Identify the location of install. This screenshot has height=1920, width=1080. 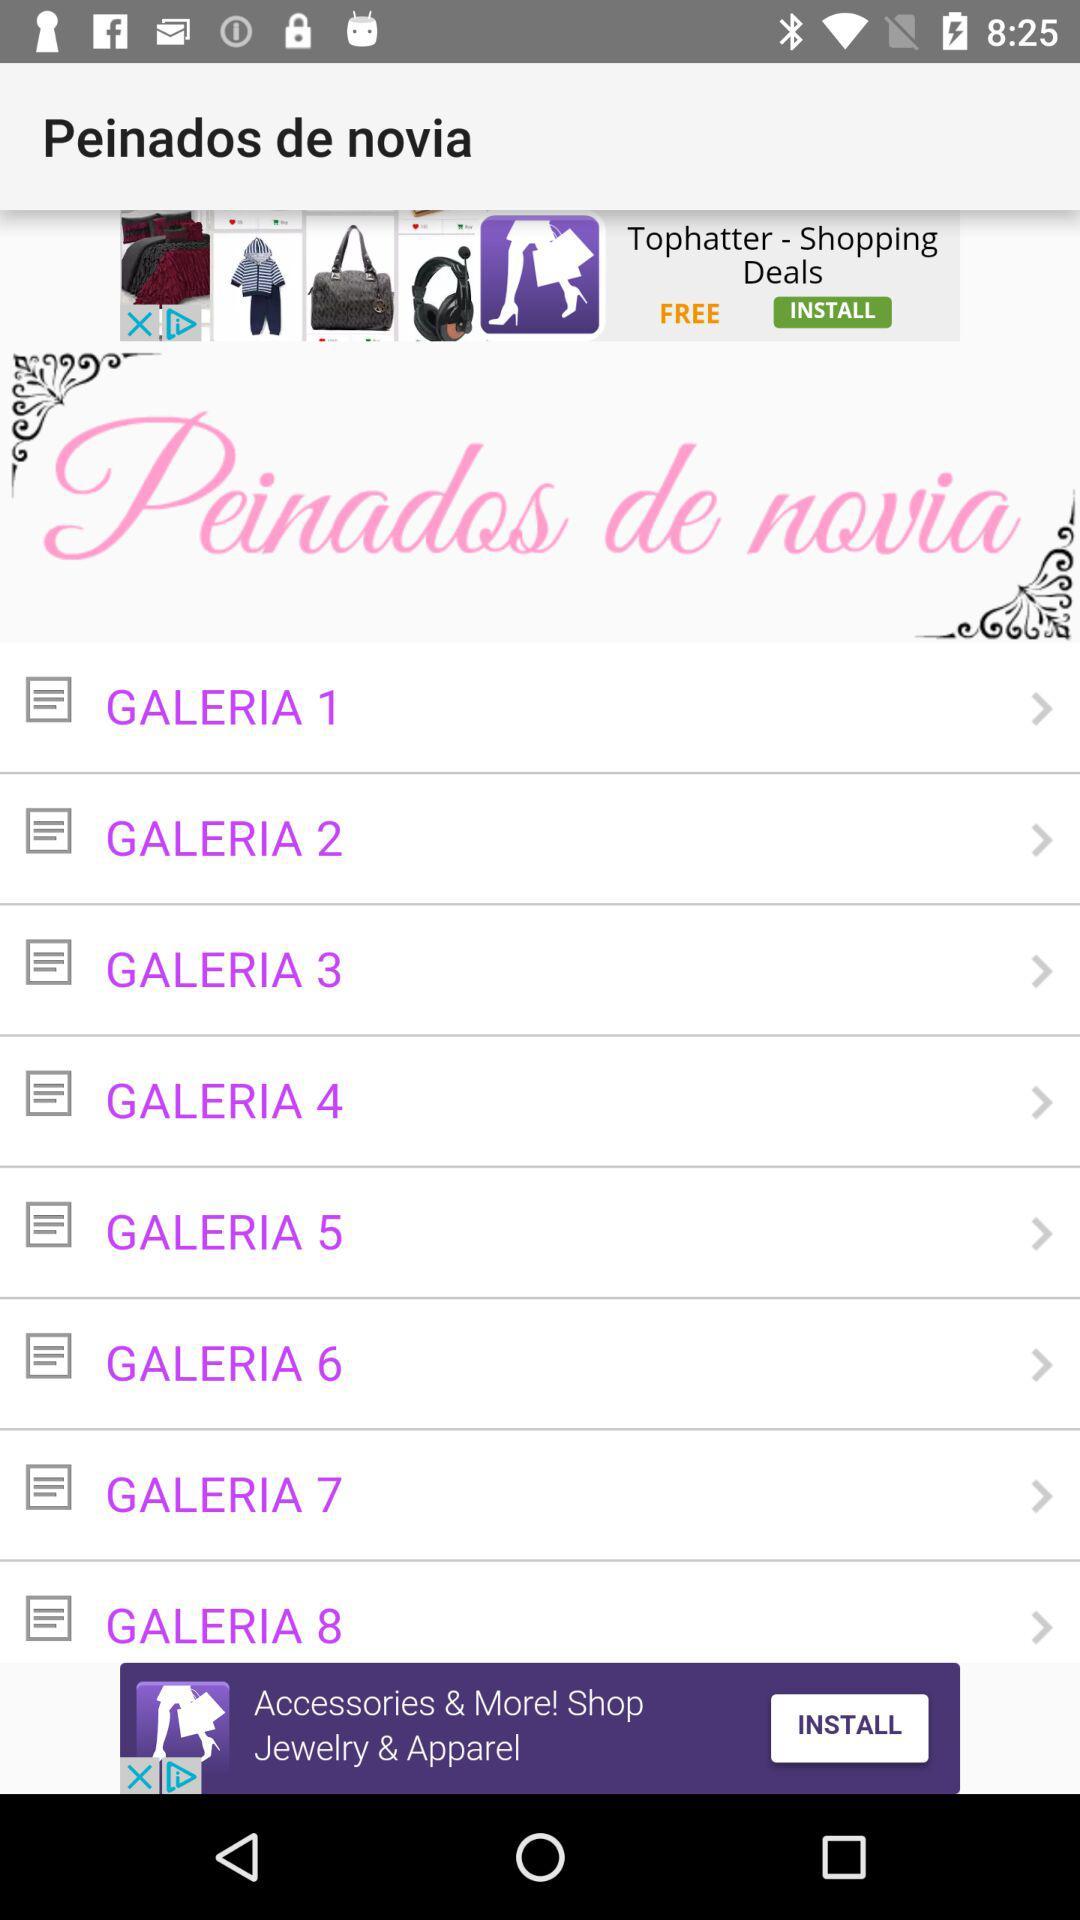
(540, 1727).